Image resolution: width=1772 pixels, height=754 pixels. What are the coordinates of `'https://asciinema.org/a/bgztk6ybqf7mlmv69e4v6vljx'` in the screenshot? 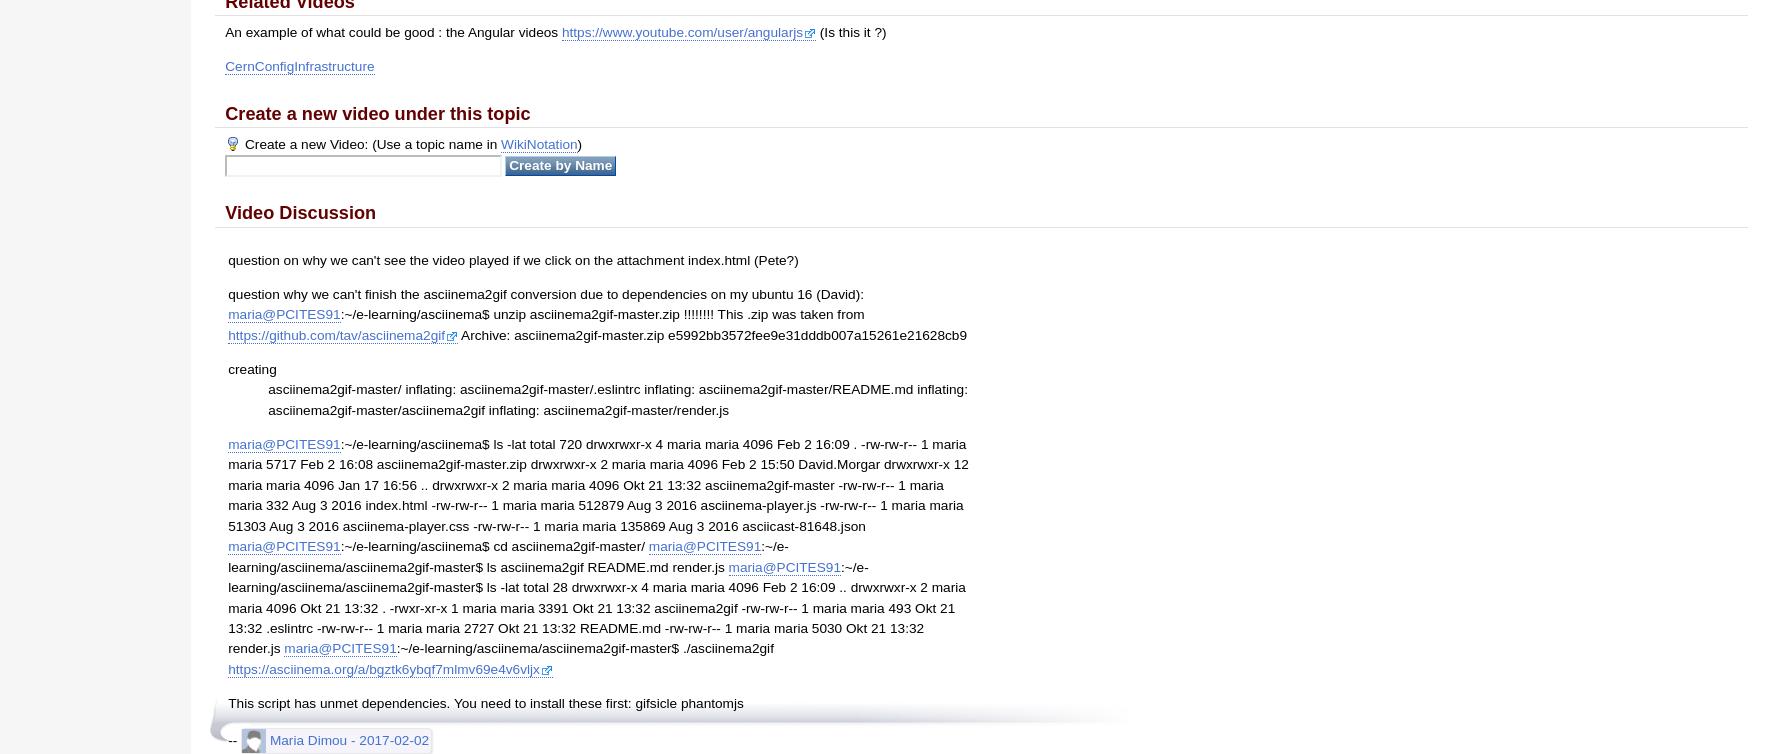 It's located at (383, 667).